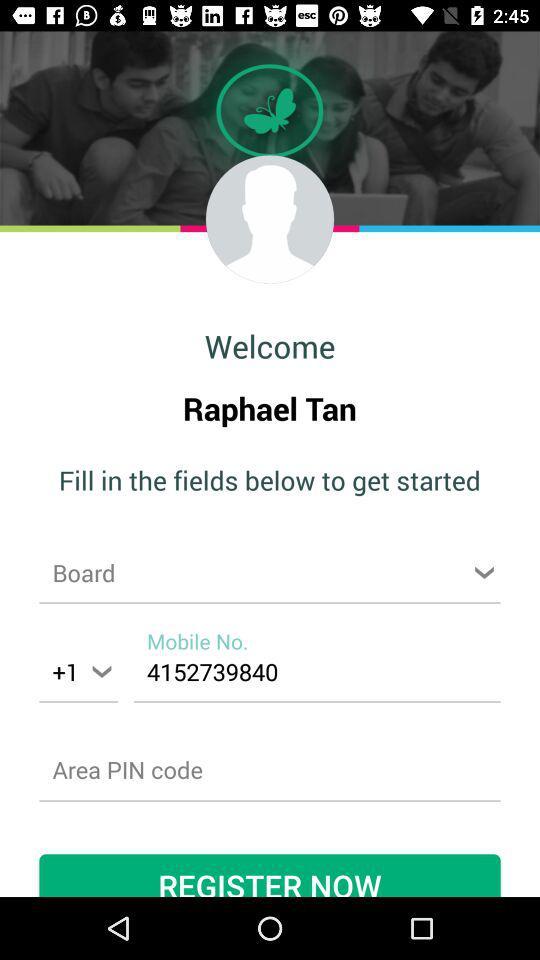 Image resolution: width=540 pixels, height=960 pixels. What do you see at coordinates (270, 572) in the screenshot?
I see `choose board` at bounding box center [270, 572].